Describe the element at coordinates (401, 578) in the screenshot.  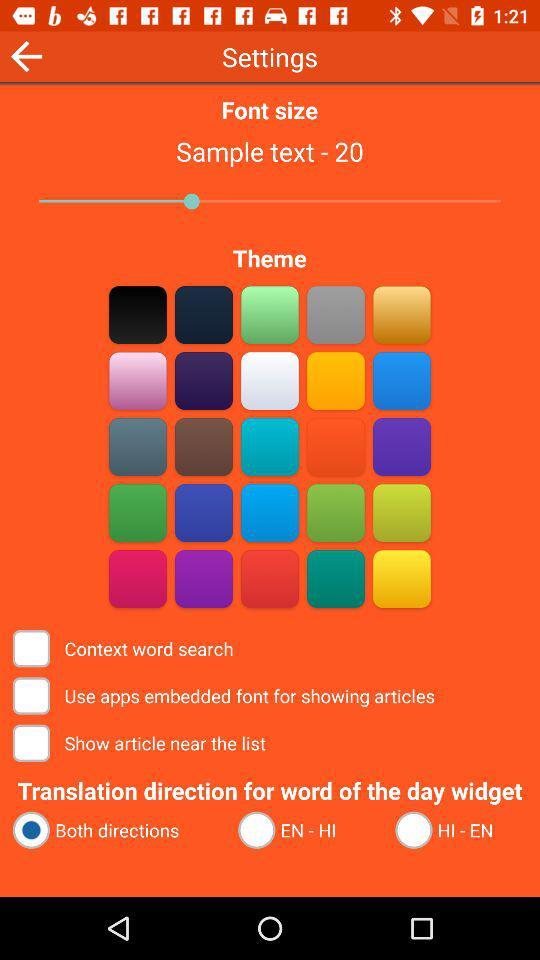
I see `the color yellow` at that location.